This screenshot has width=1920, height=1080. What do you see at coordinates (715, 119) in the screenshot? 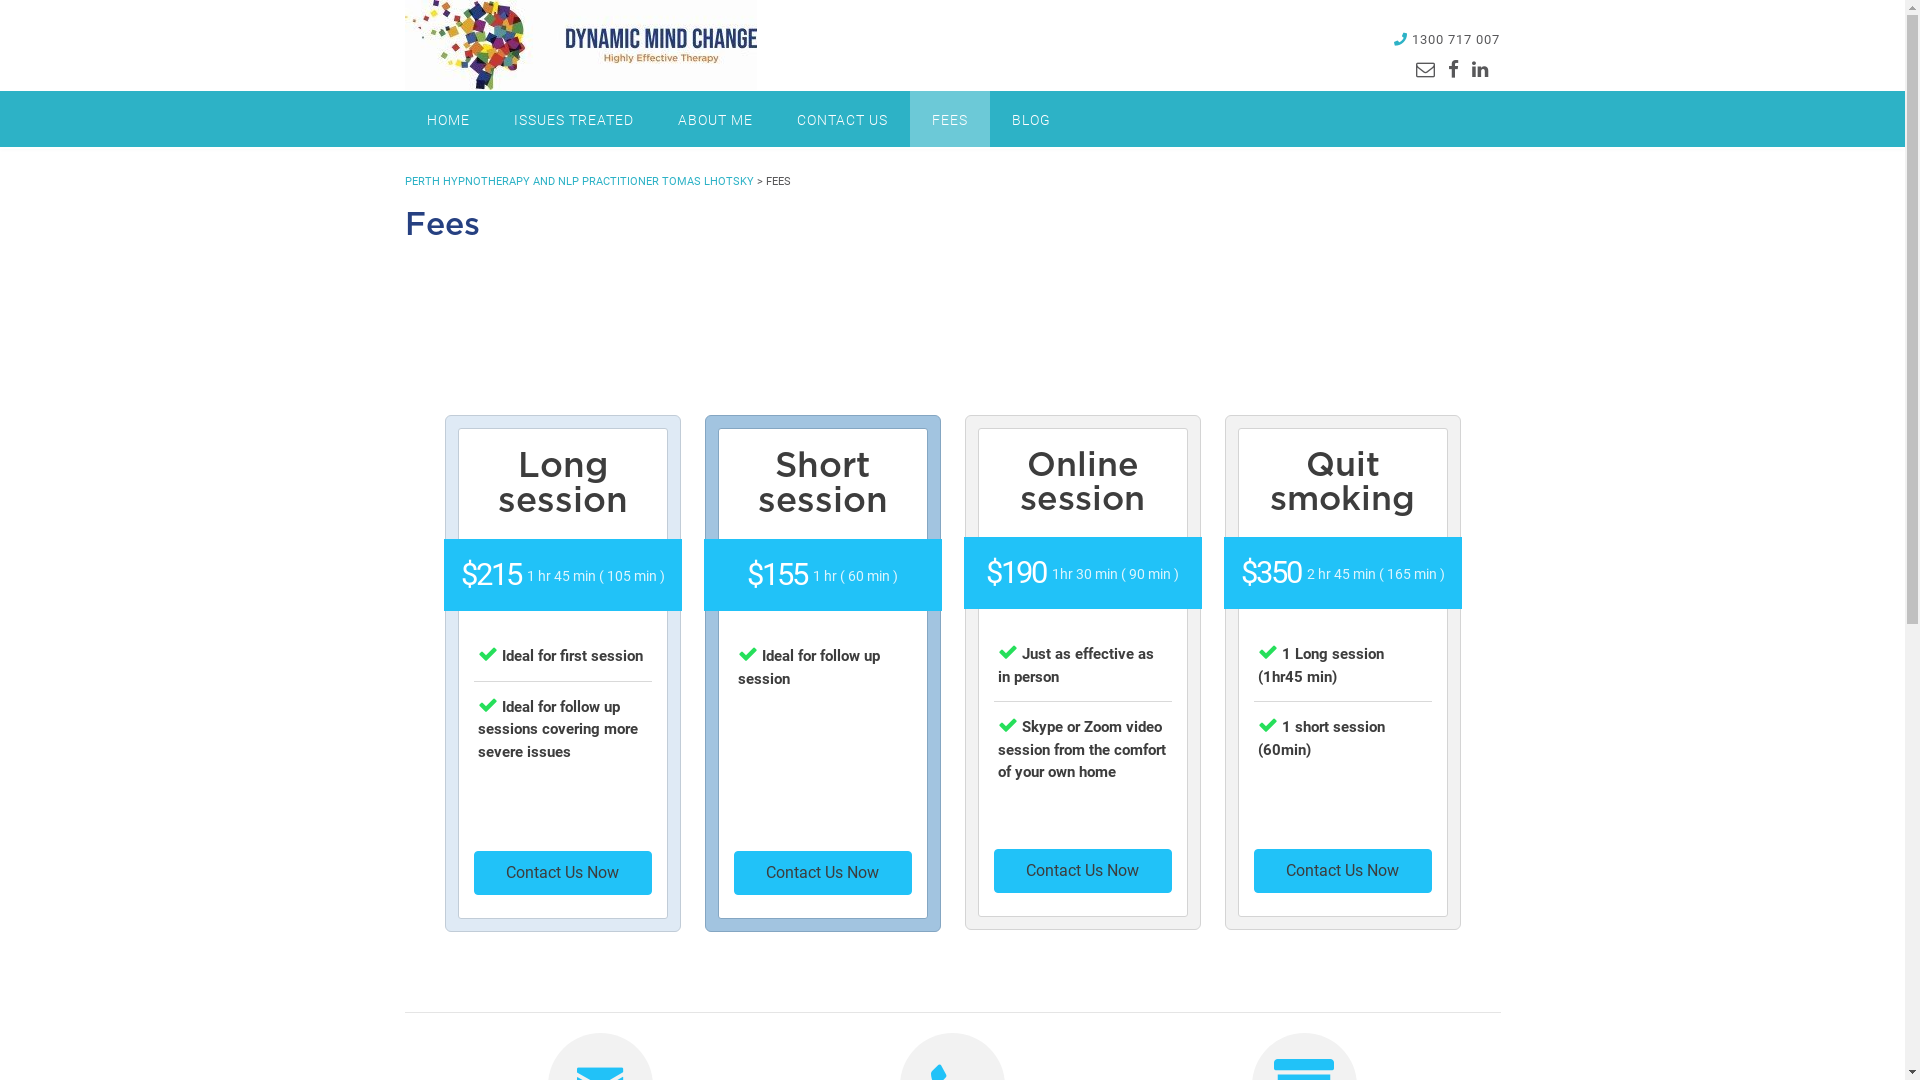
I see `'ABOUT ME'` at bounding box center [715, 119].